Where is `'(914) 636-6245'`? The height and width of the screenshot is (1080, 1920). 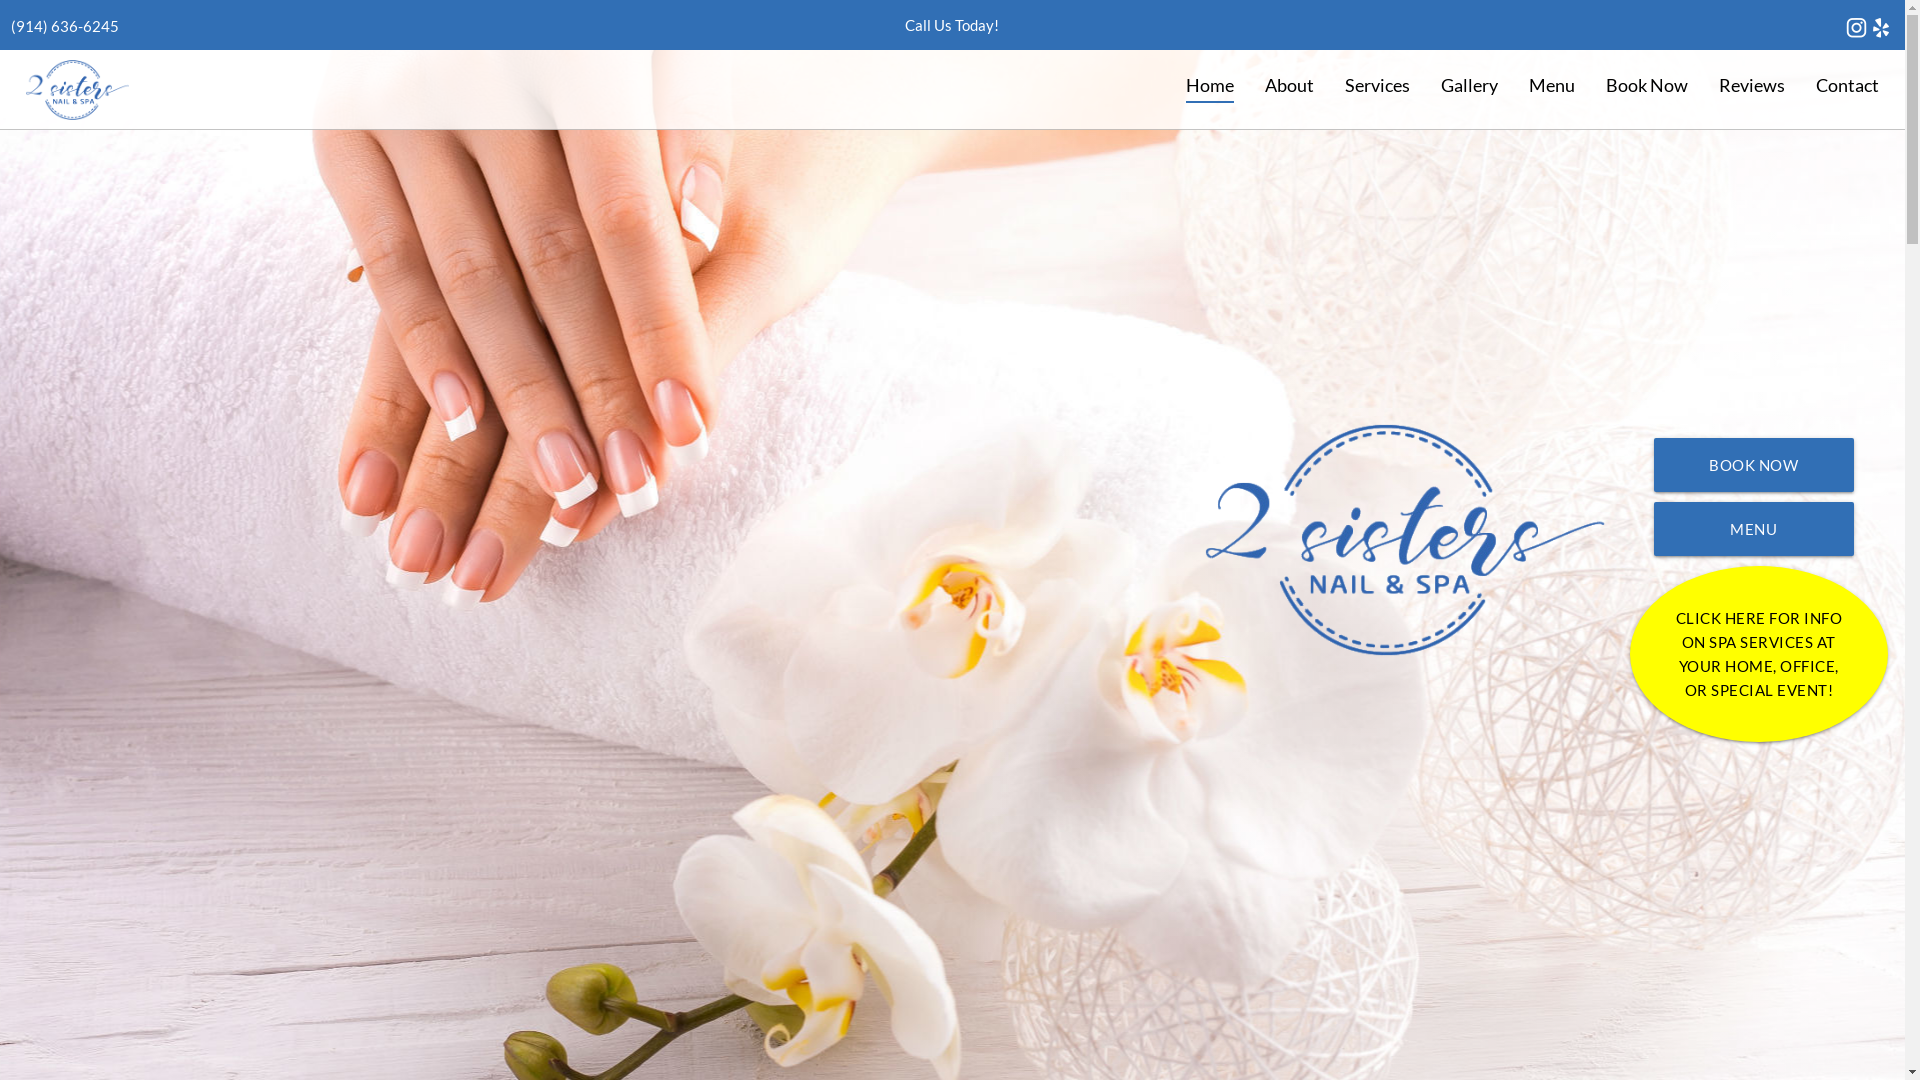
'(914) 636-6245' is located at coordinates (65, 26).